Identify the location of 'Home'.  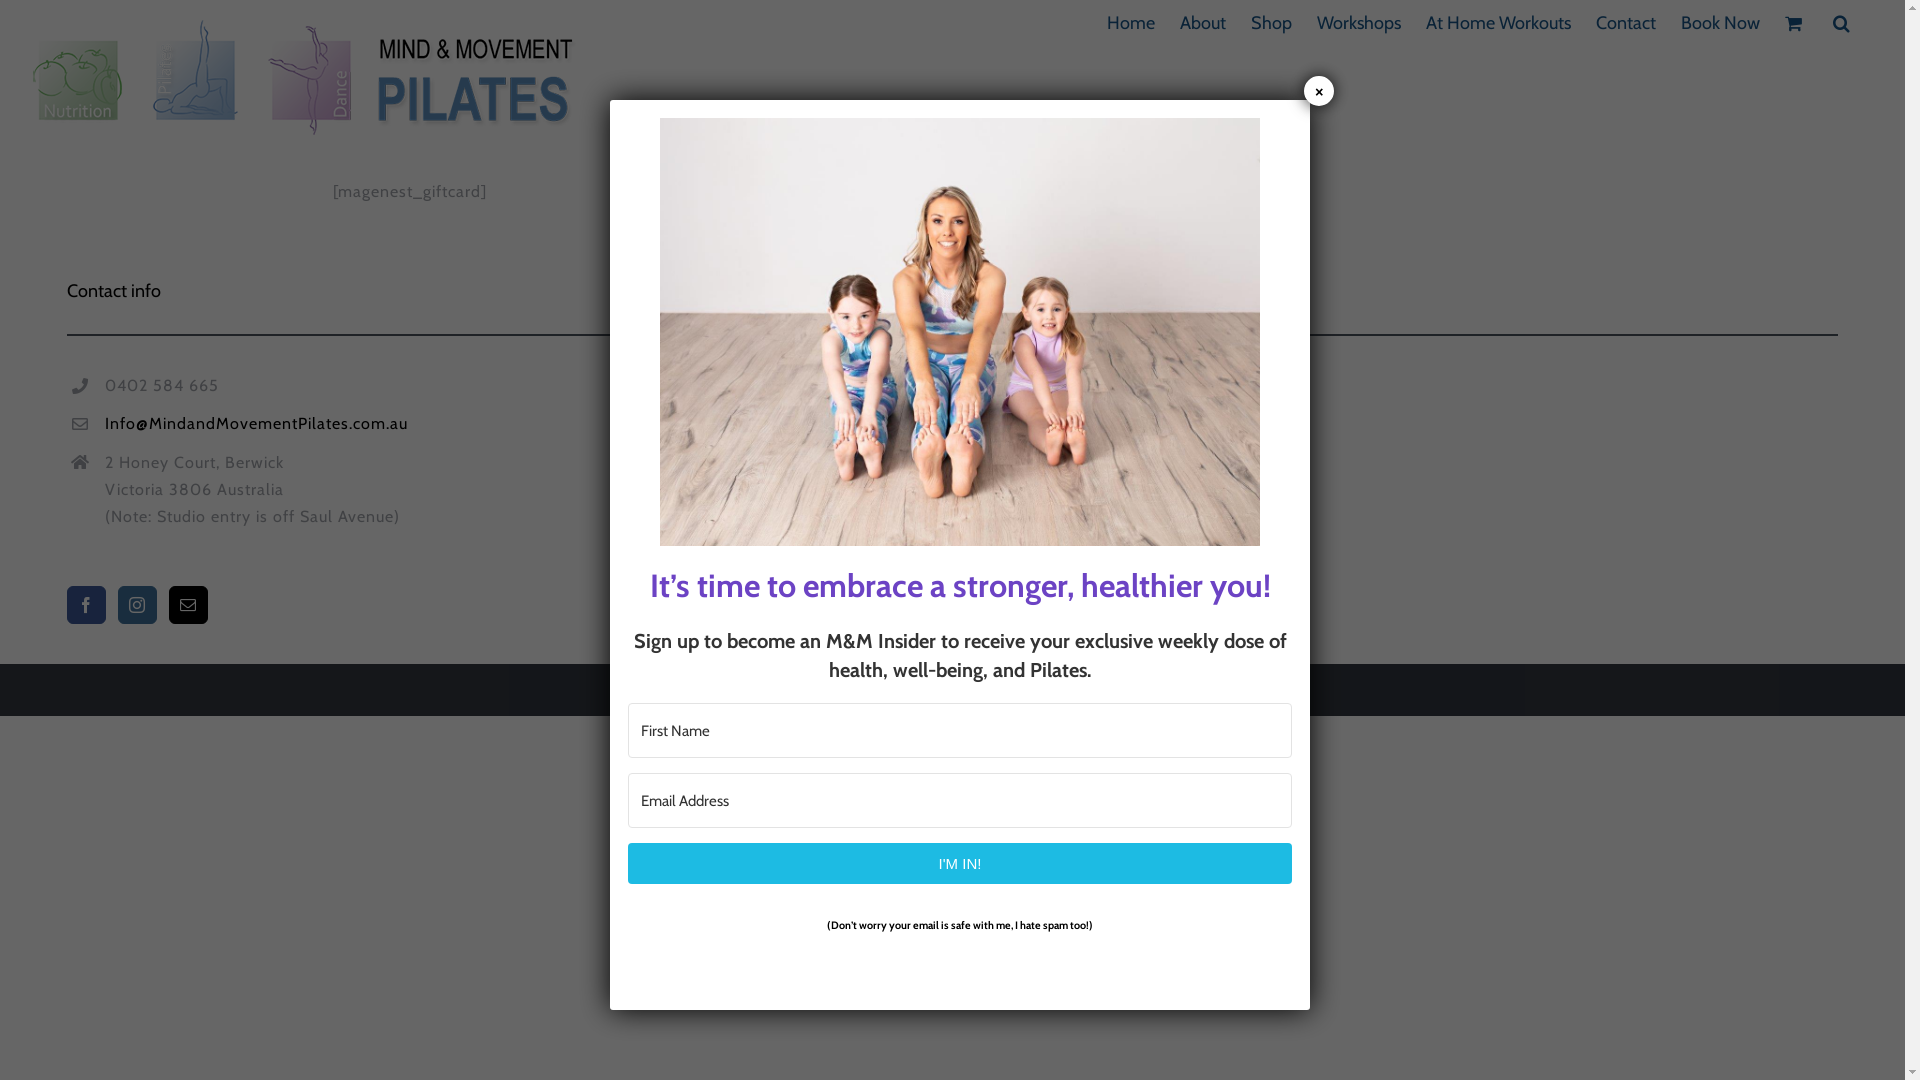
(1106, 22).